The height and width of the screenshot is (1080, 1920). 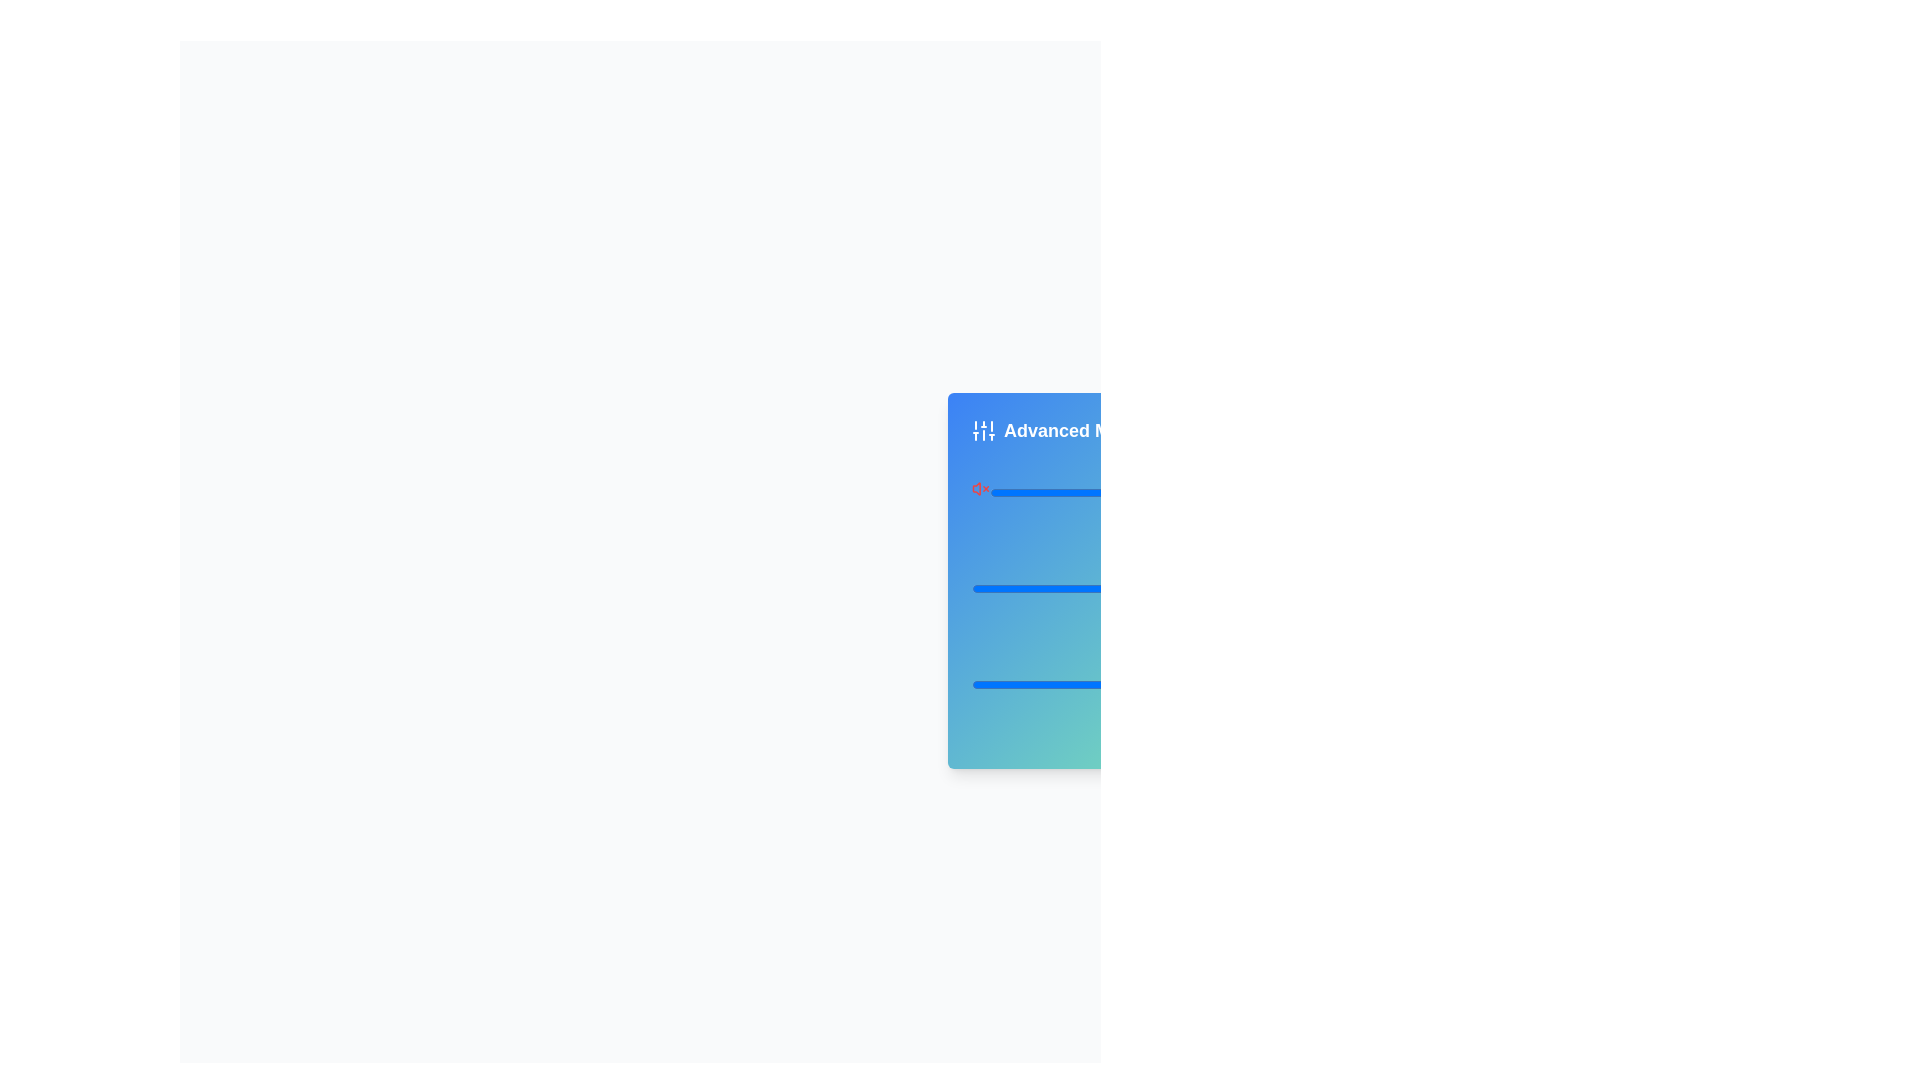 I want to click on the balance value, so click(x=1071, y=588).